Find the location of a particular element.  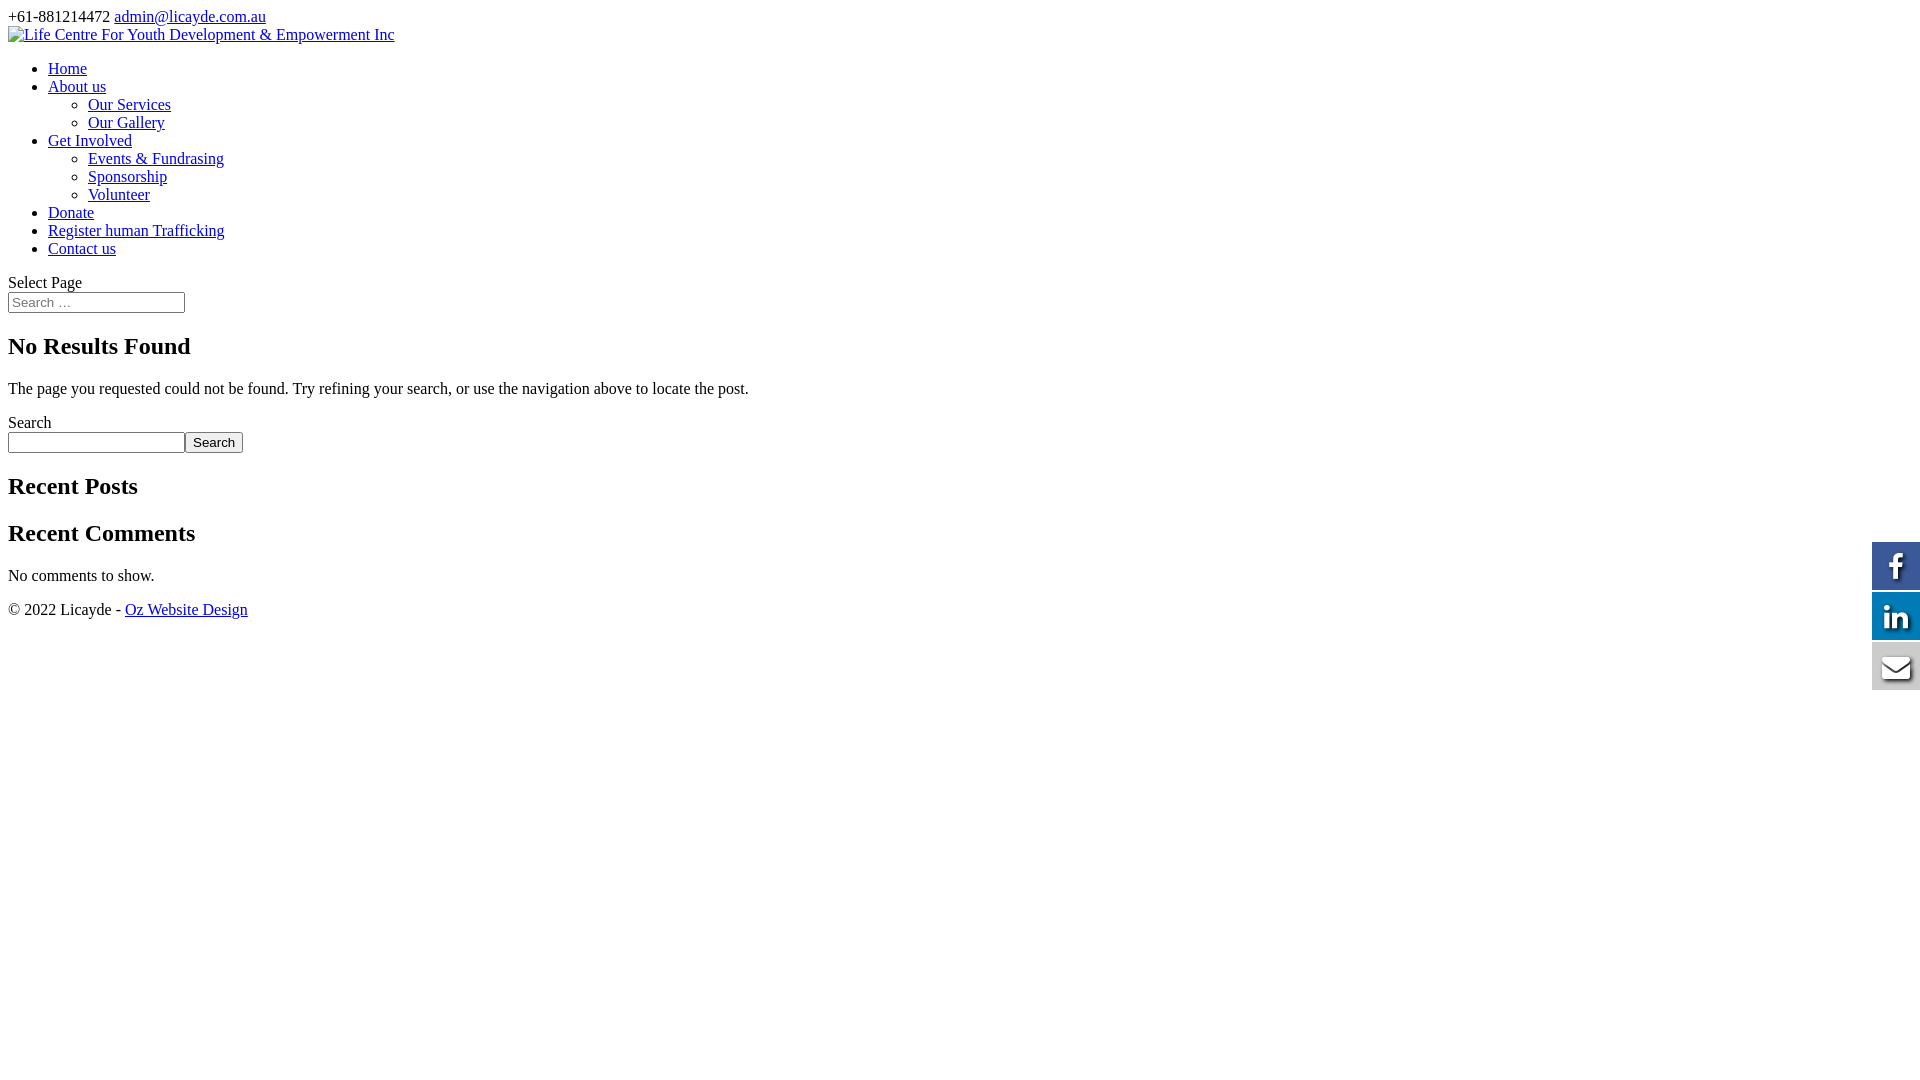

'Events & Fundrasing' is located at coordinates (155, 157).